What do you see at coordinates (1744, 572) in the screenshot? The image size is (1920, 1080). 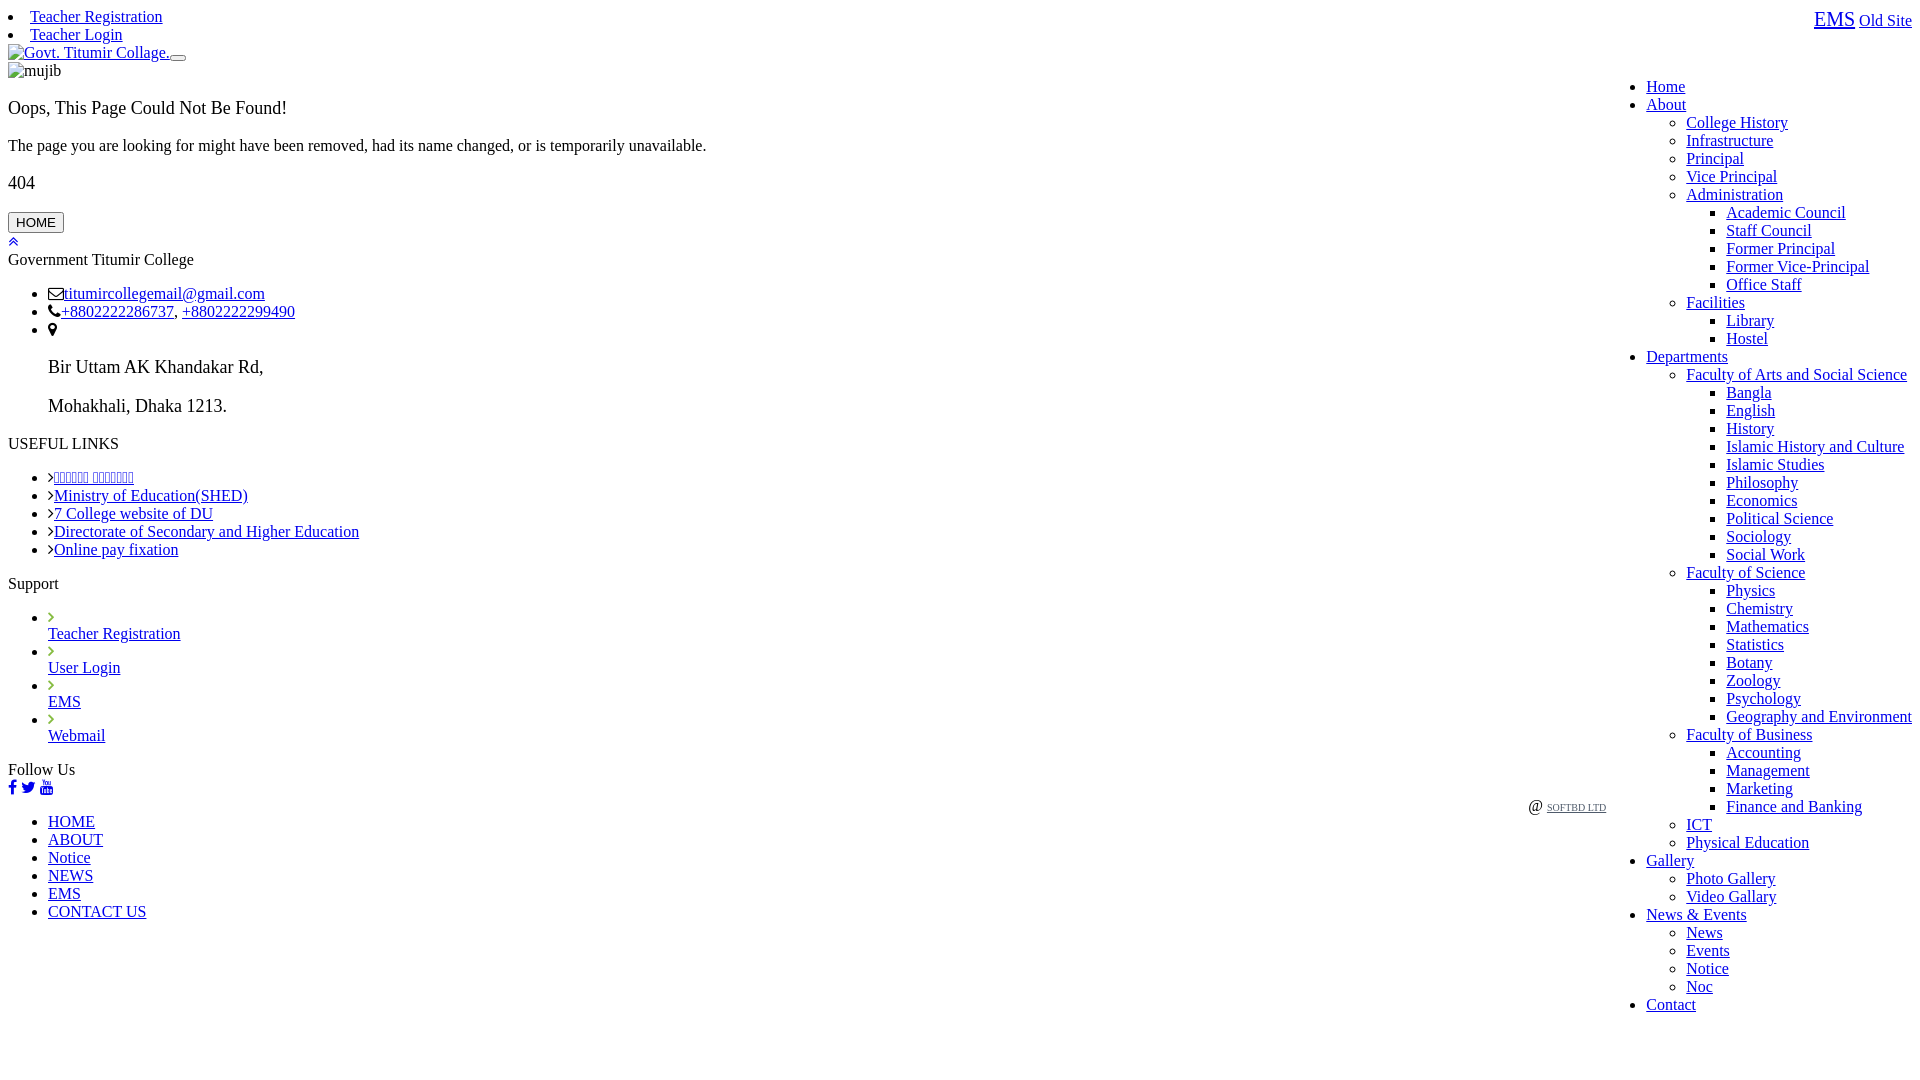 I see `'Faculty of Science'` at bounding box center [1744, 572].